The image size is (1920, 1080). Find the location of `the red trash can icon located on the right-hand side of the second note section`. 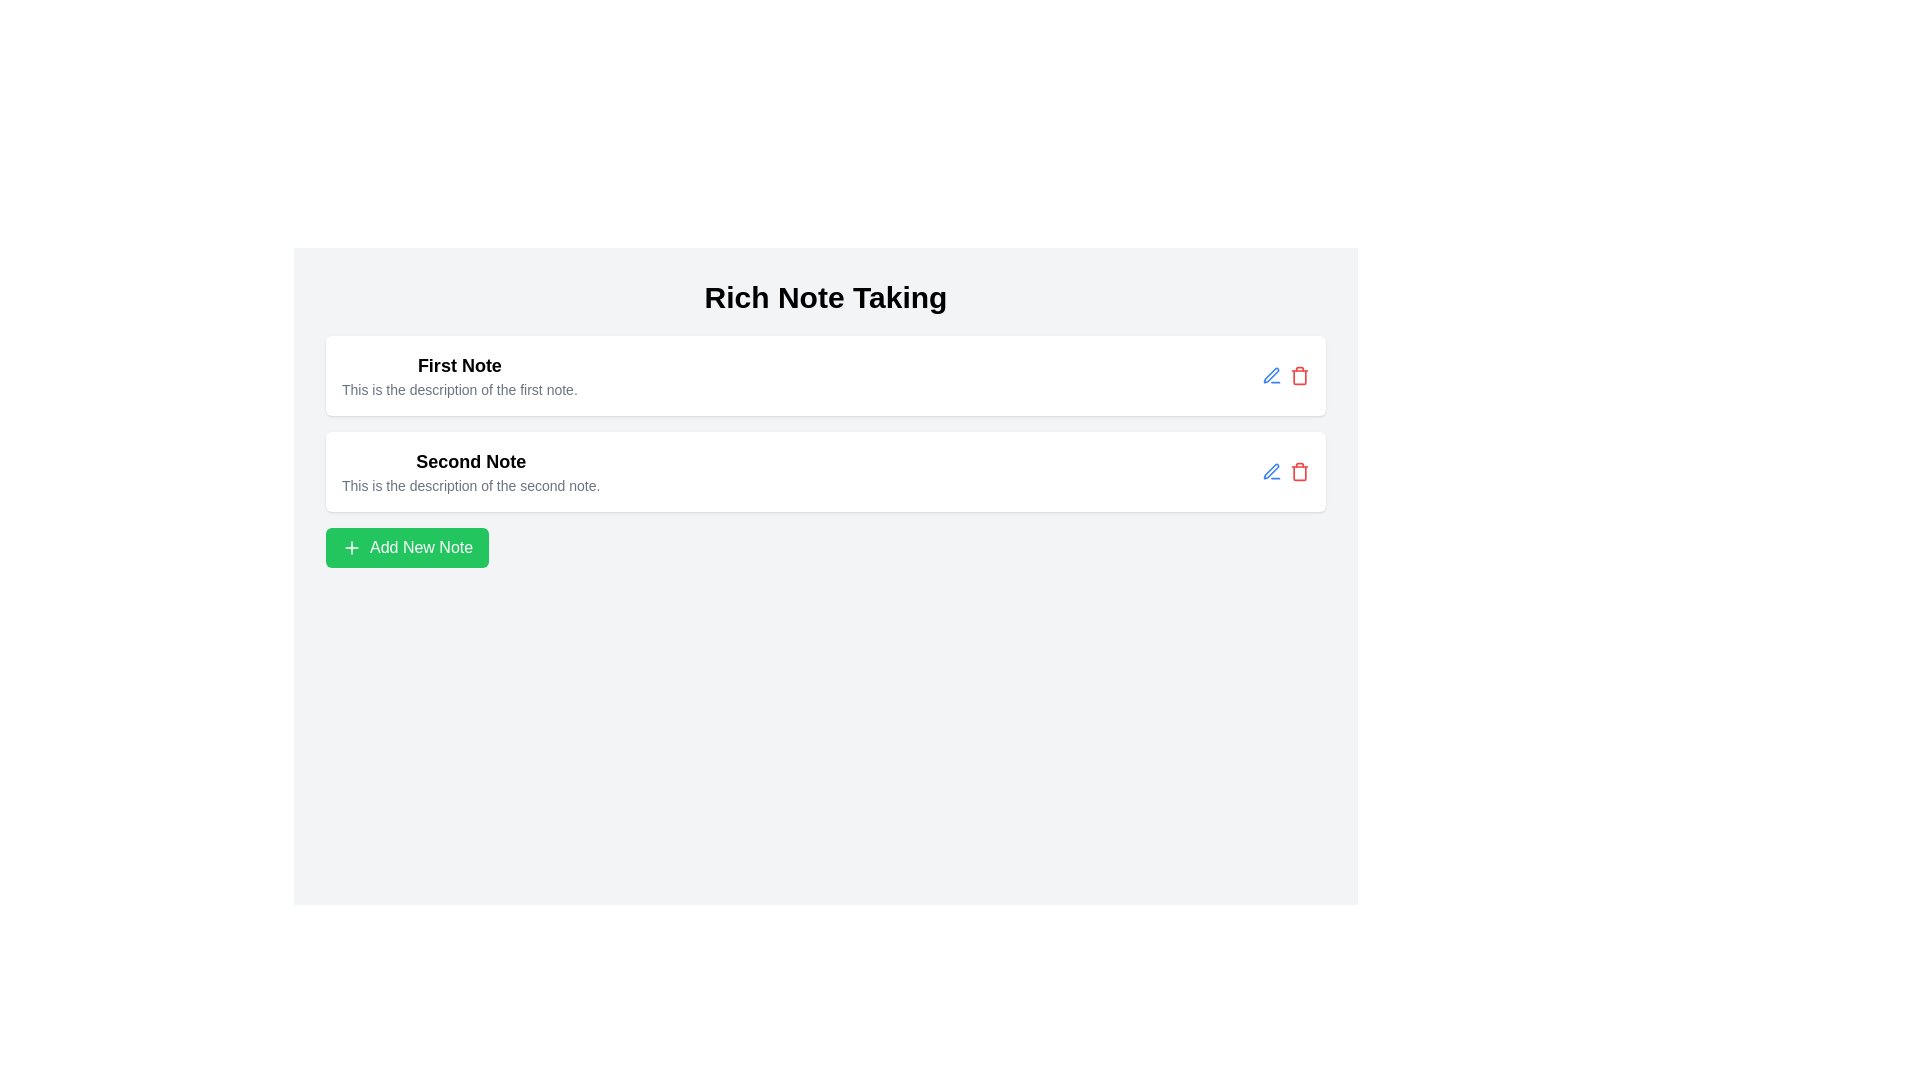

the red trash can icon located on the right-hand side of the second note section is located at coordinates (1300, 471).